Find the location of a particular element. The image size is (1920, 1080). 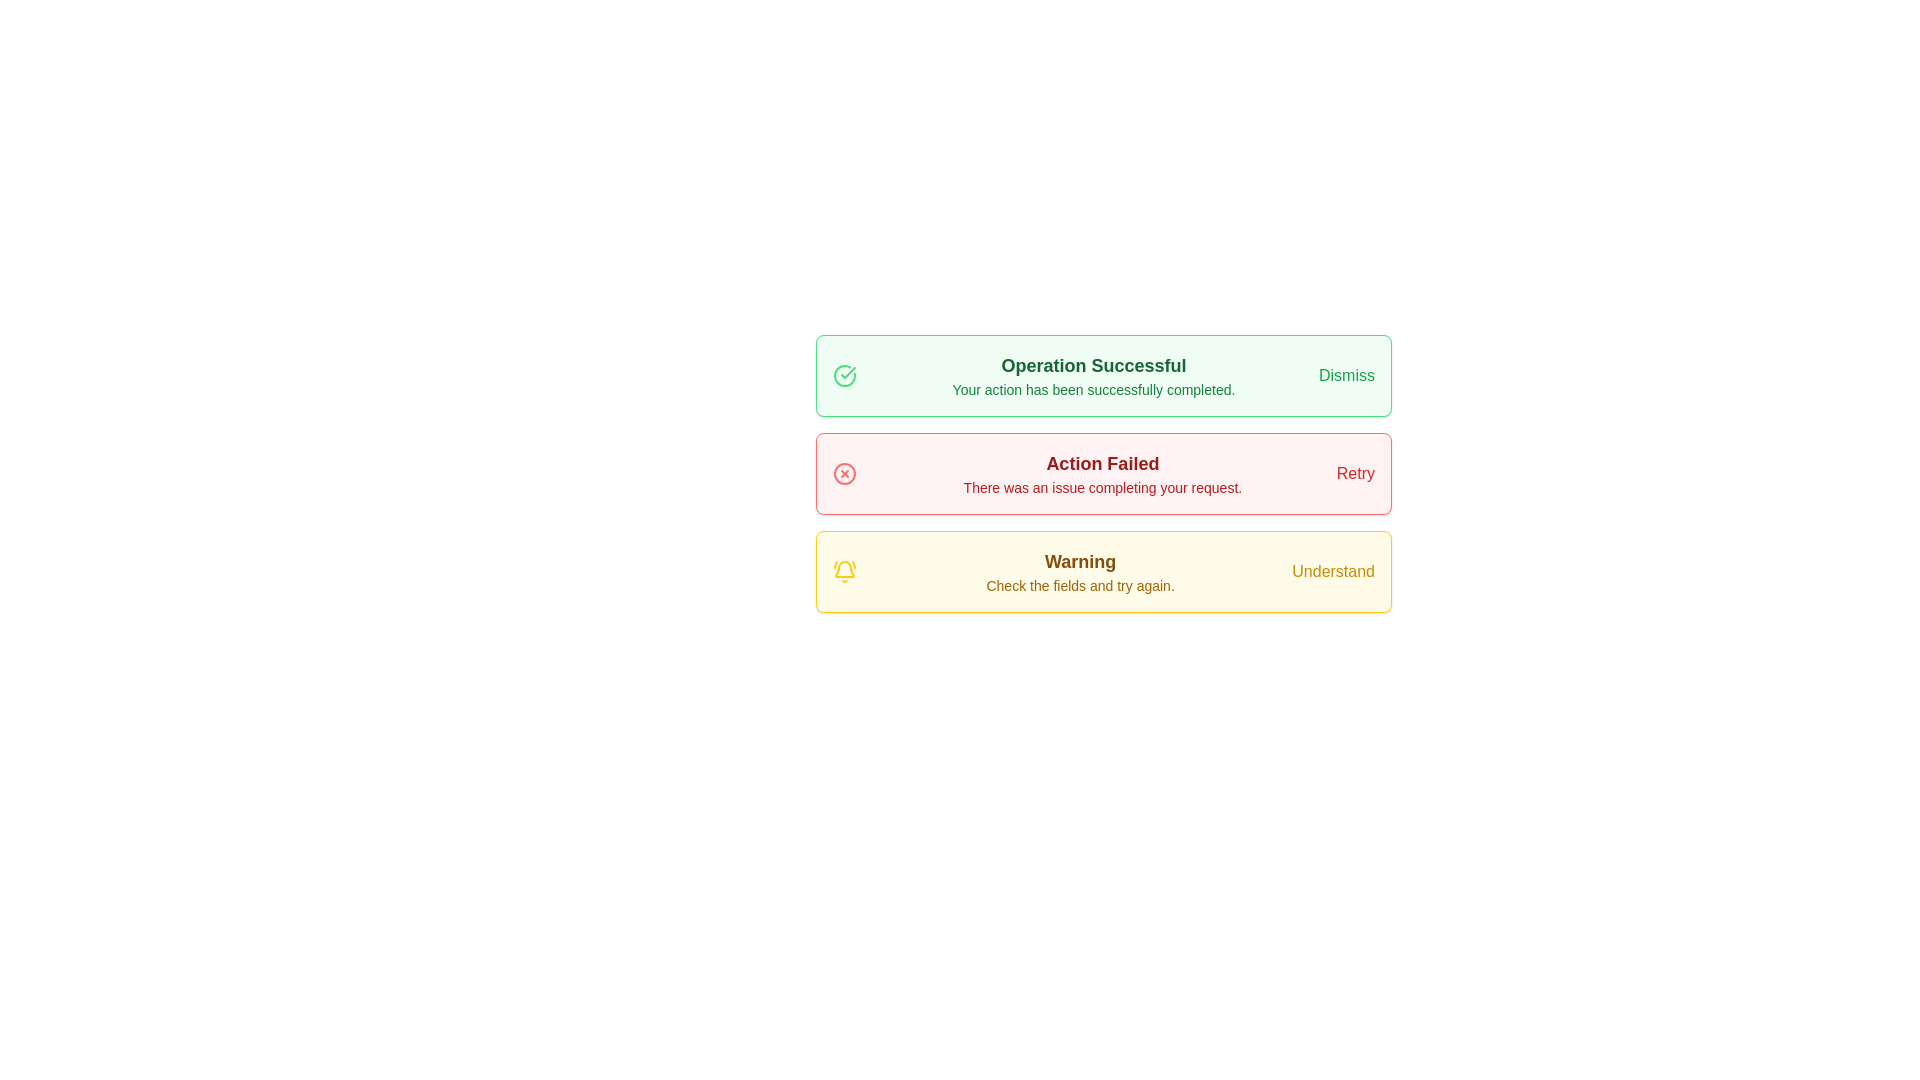

the topmost alert box text display that communicates successful operation to the user, positioned at the top of the interface is located at coordinates (1093, 366).